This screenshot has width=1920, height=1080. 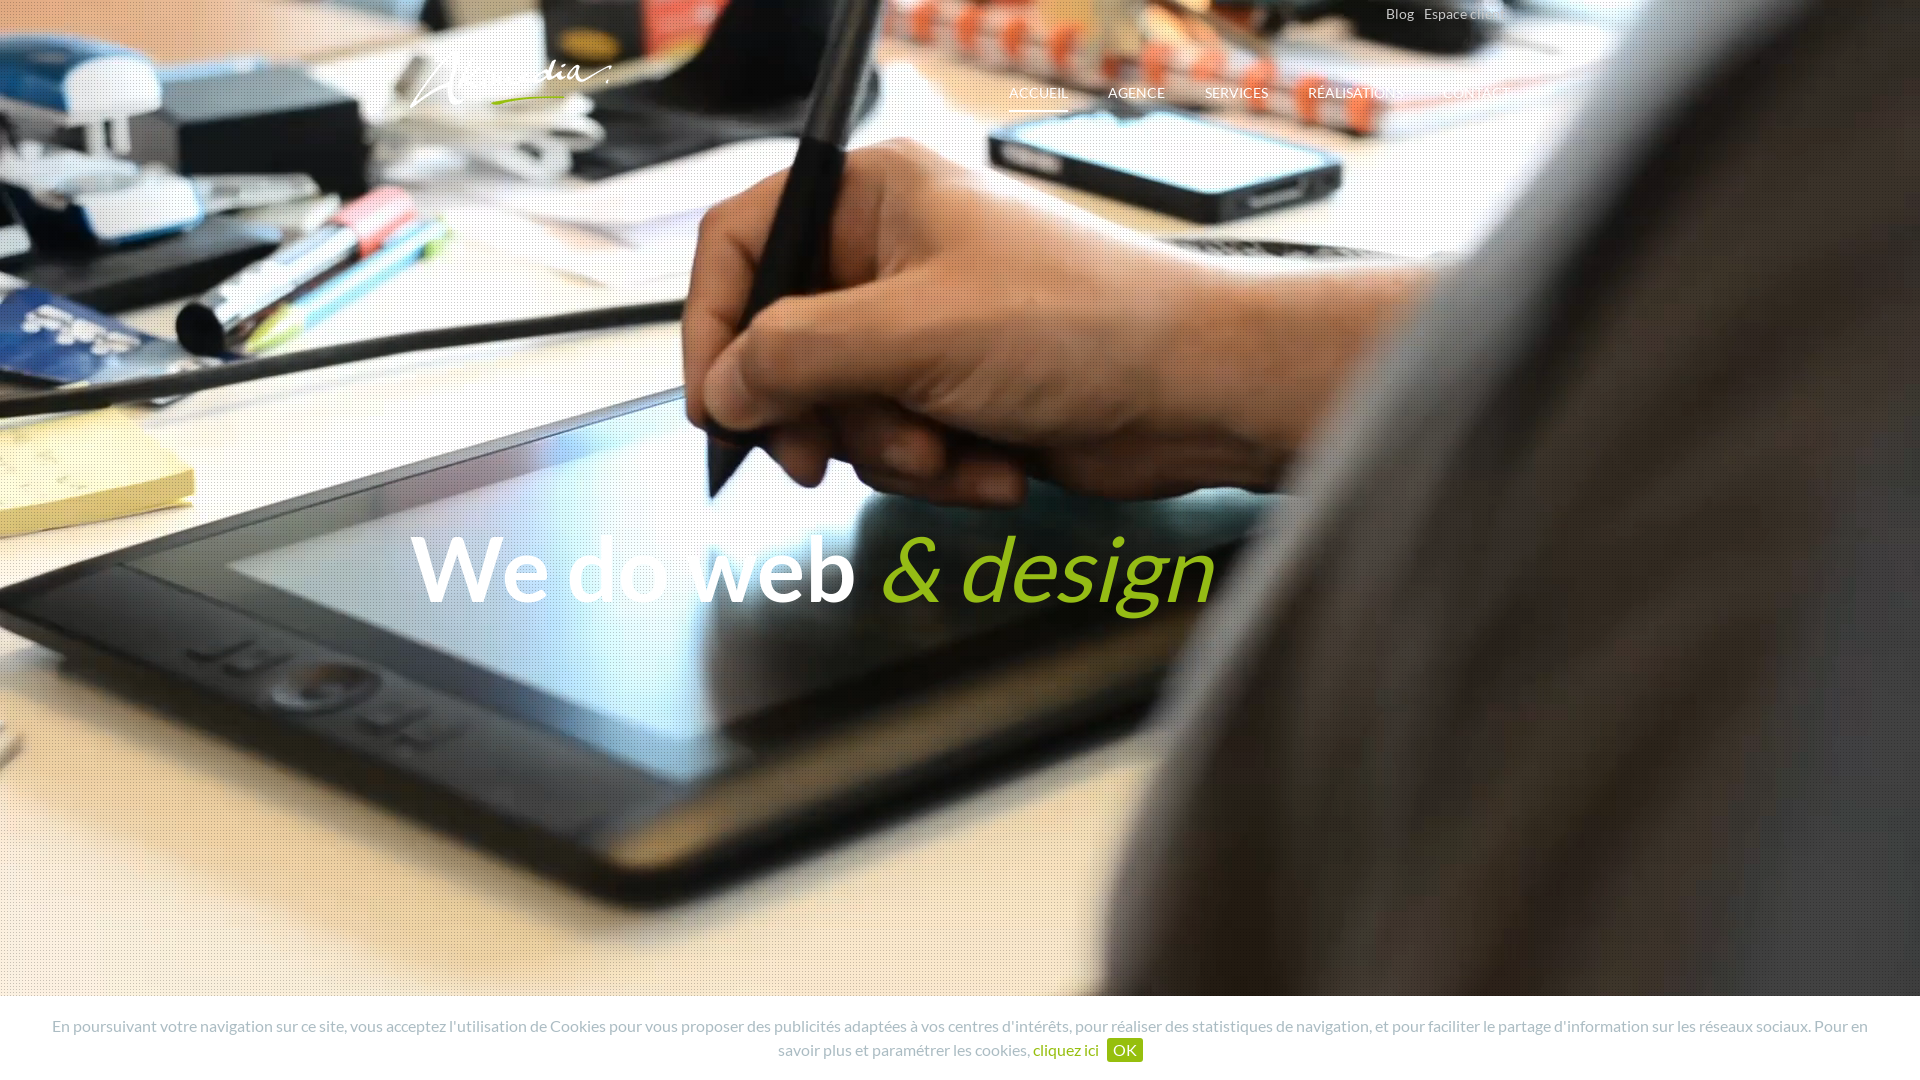 I want to click on 'SERVICES', so click(x=1235, y=104).